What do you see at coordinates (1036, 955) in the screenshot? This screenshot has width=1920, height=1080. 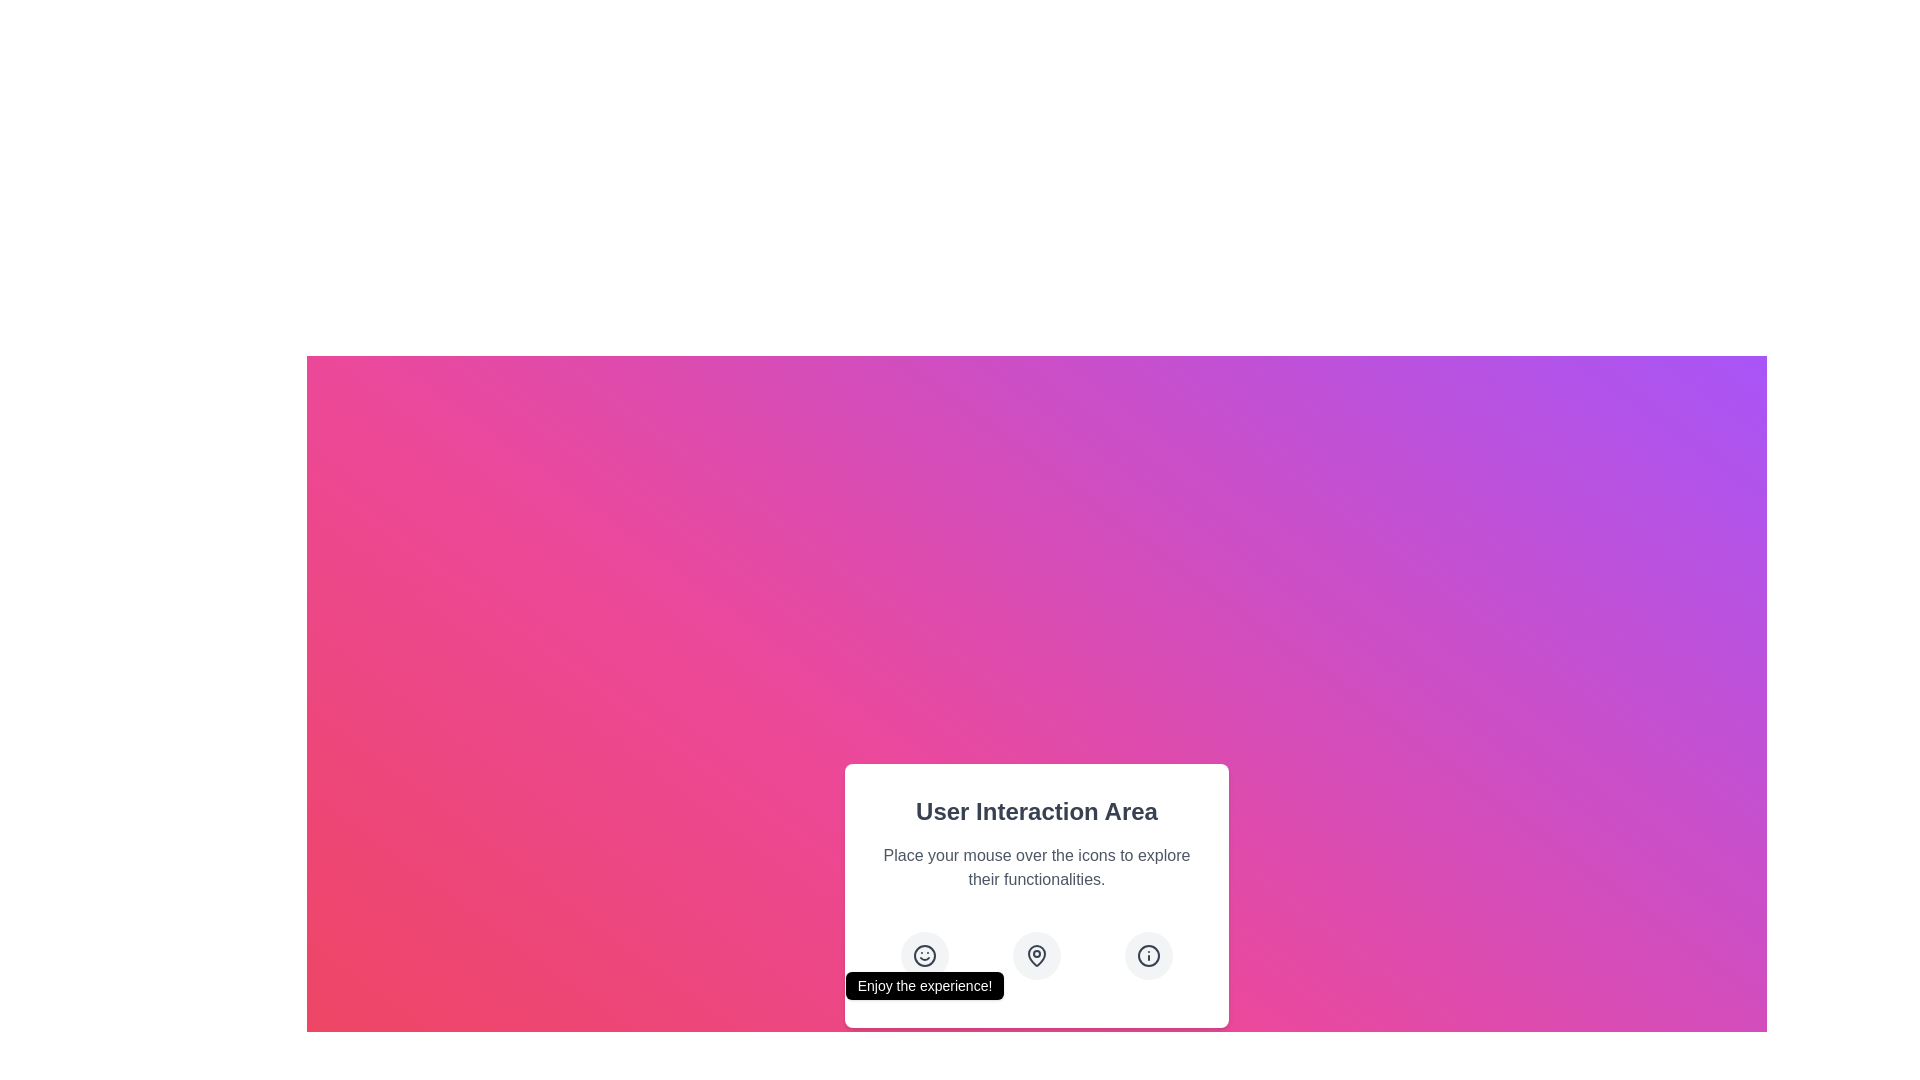 I see `the central button in the row of three buttons below the 'User Interaction Area' heading` at bounding box center [1036, 955].